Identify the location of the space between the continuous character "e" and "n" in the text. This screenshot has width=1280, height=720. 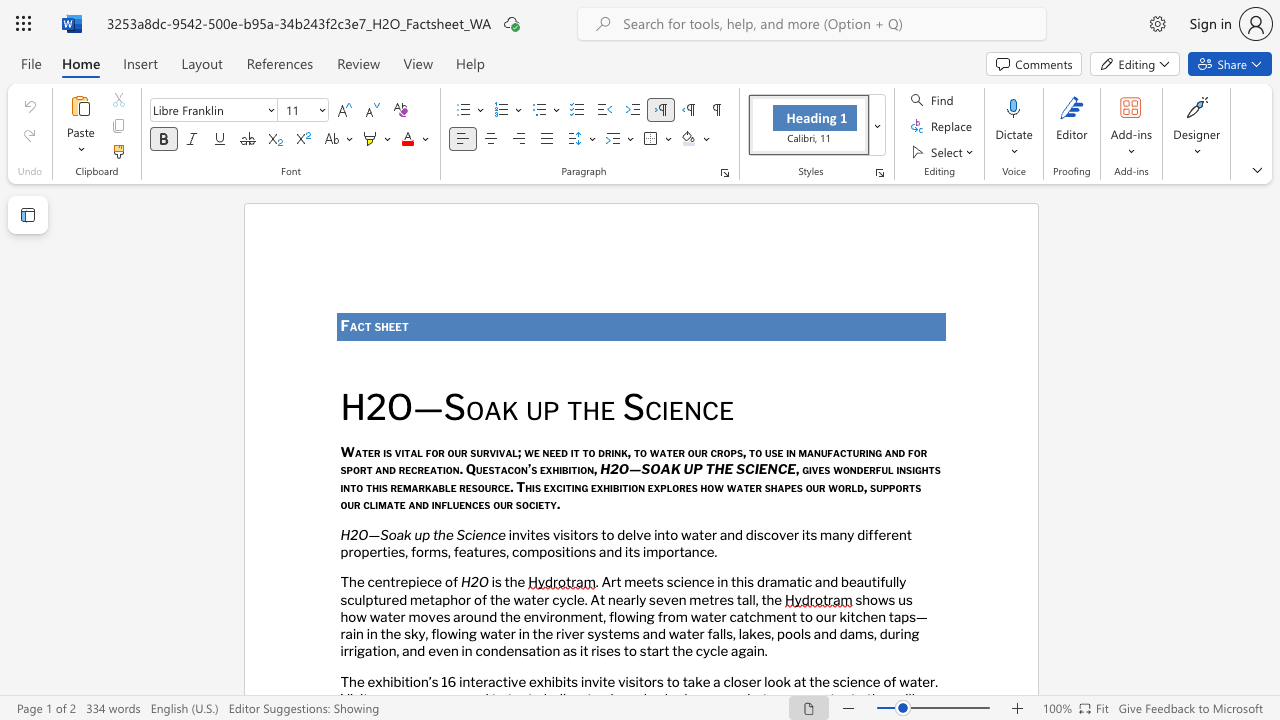
(684, 406).